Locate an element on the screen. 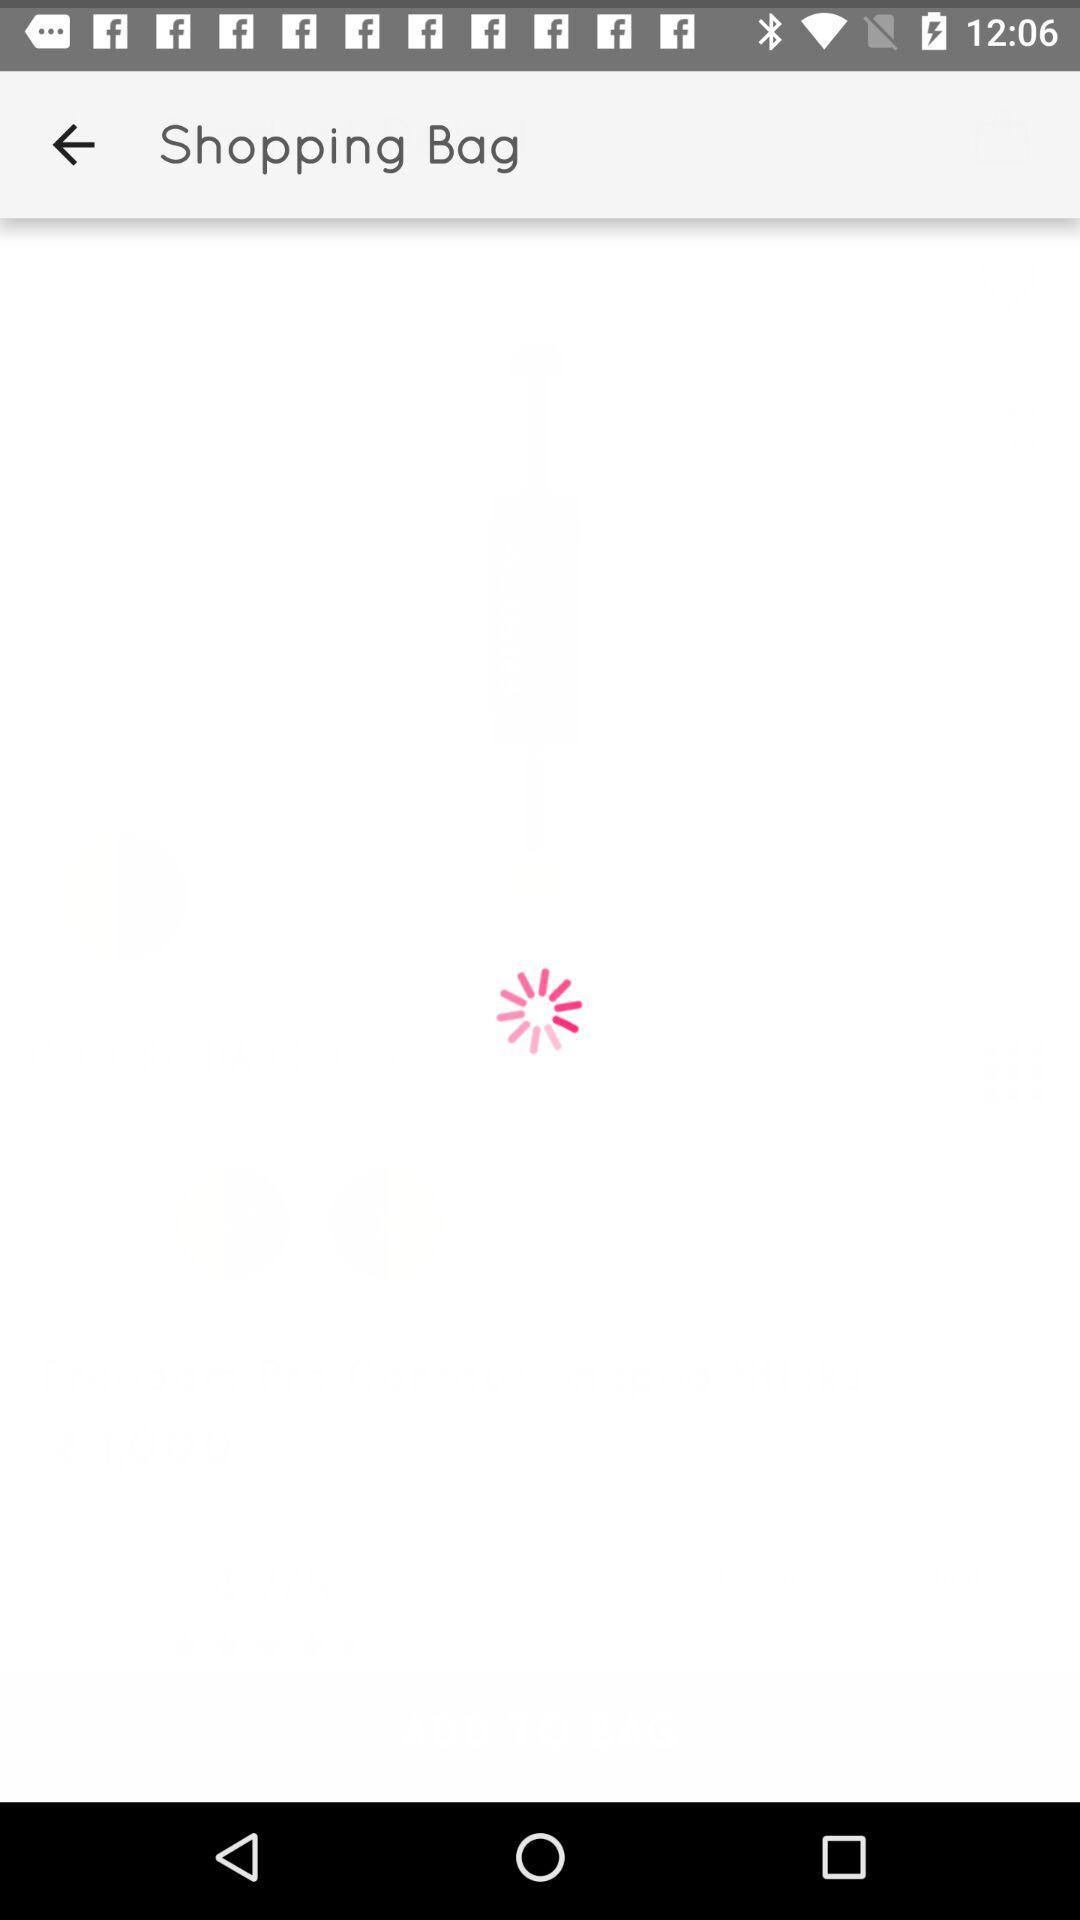 Image resolution: width=1080 pixels, height=1920 pixels. the item next to the shopping bag app is located at coordinates (72, 135).